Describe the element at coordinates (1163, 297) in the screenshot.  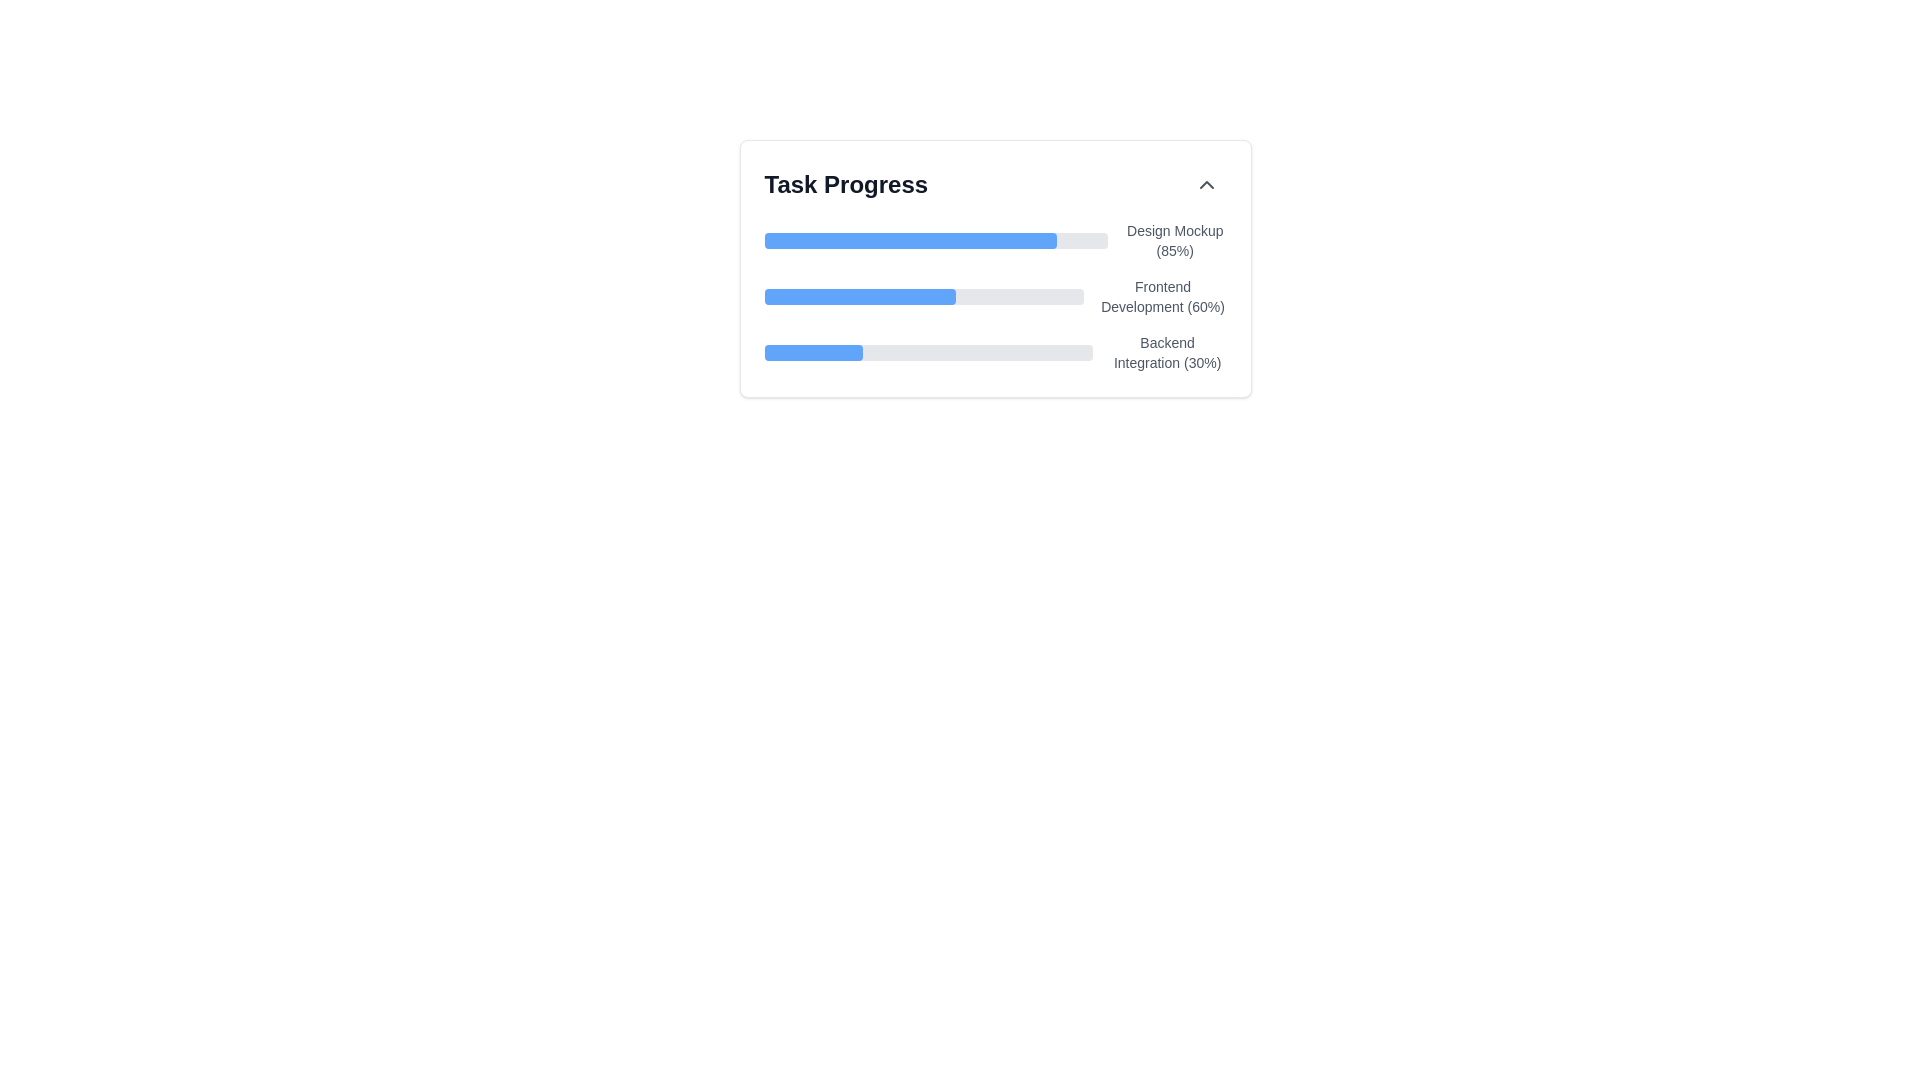
I see `the text label displaying 'Frontend Development (60%)', which is styled with a smaller font size and gray color, located to the right of a progress bar` at that location.